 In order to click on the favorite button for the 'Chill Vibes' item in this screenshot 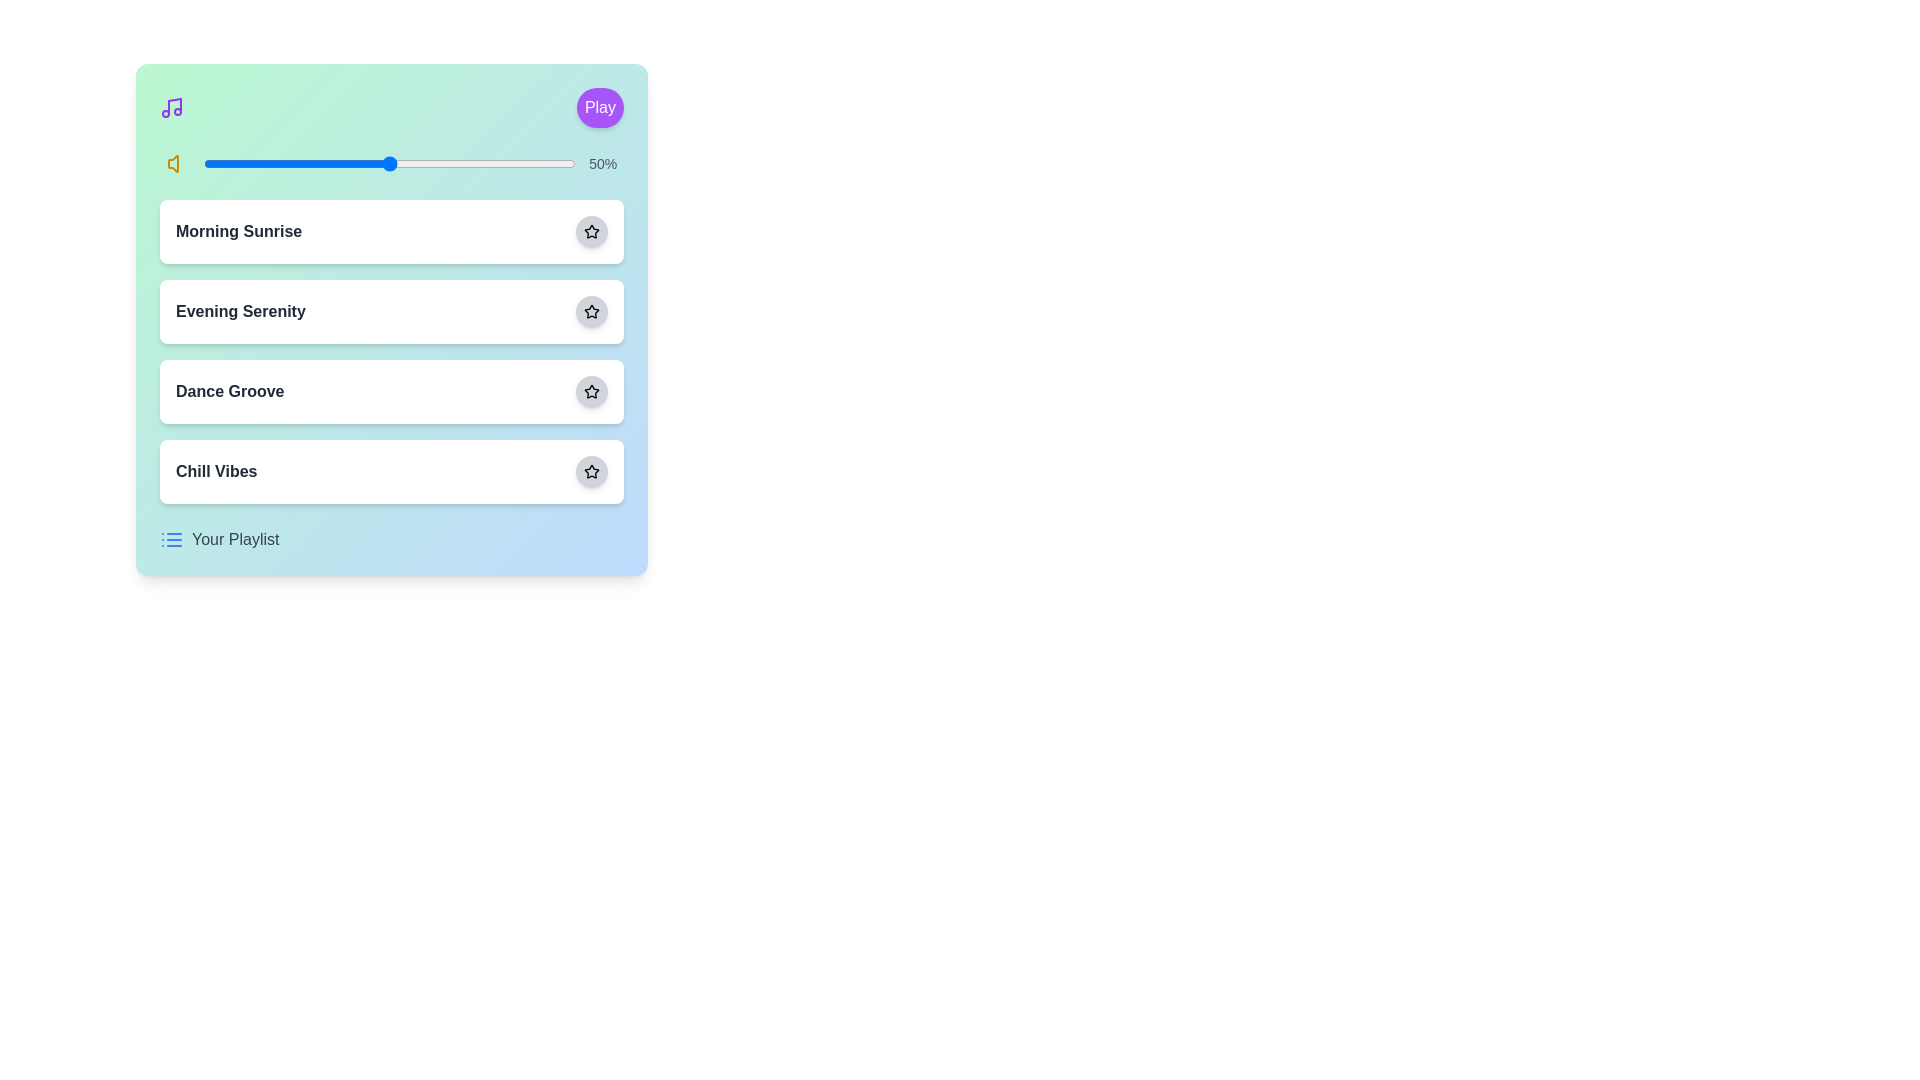, I will do `click(590, 471)`.